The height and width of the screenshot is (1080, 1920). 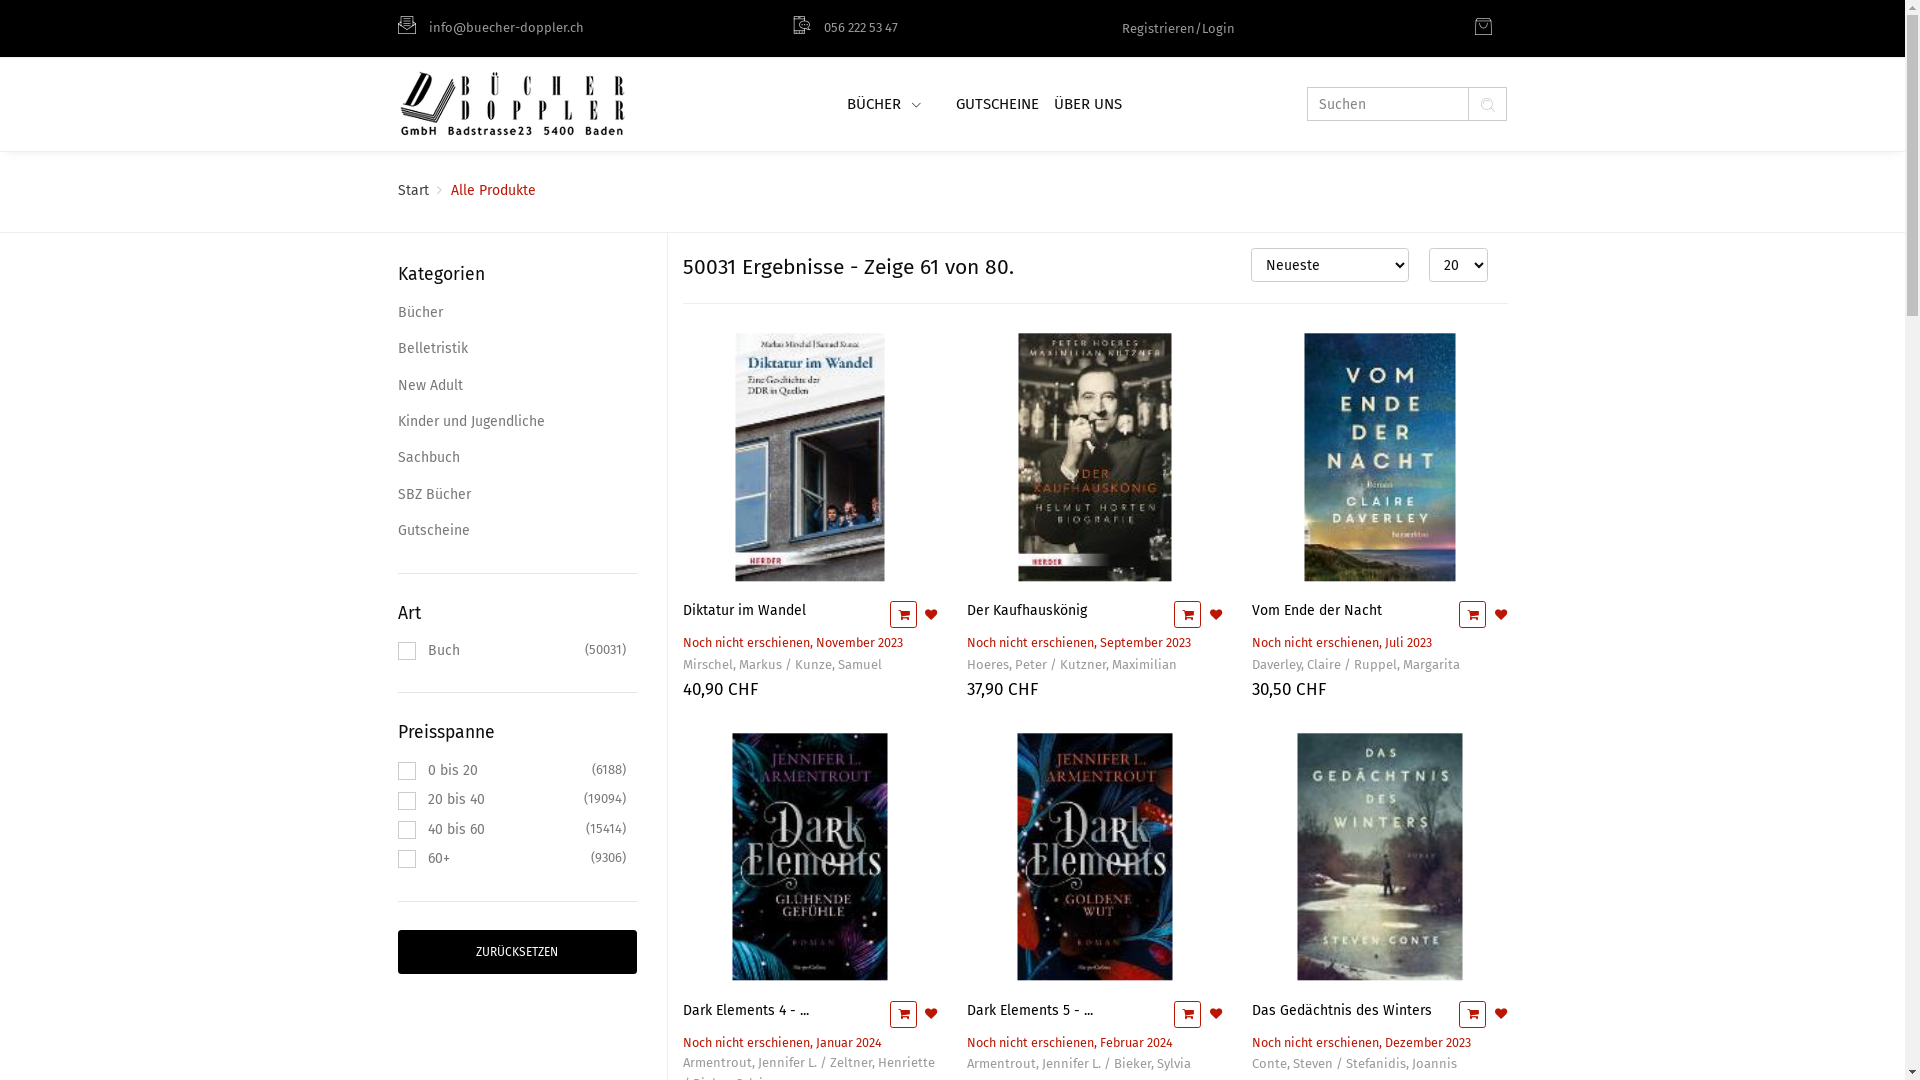 What do you see at coordinates (743, 1010) in the screenshot?
I see `'Dark Elements 4 - ...'` at bounding box center [743, 1010].